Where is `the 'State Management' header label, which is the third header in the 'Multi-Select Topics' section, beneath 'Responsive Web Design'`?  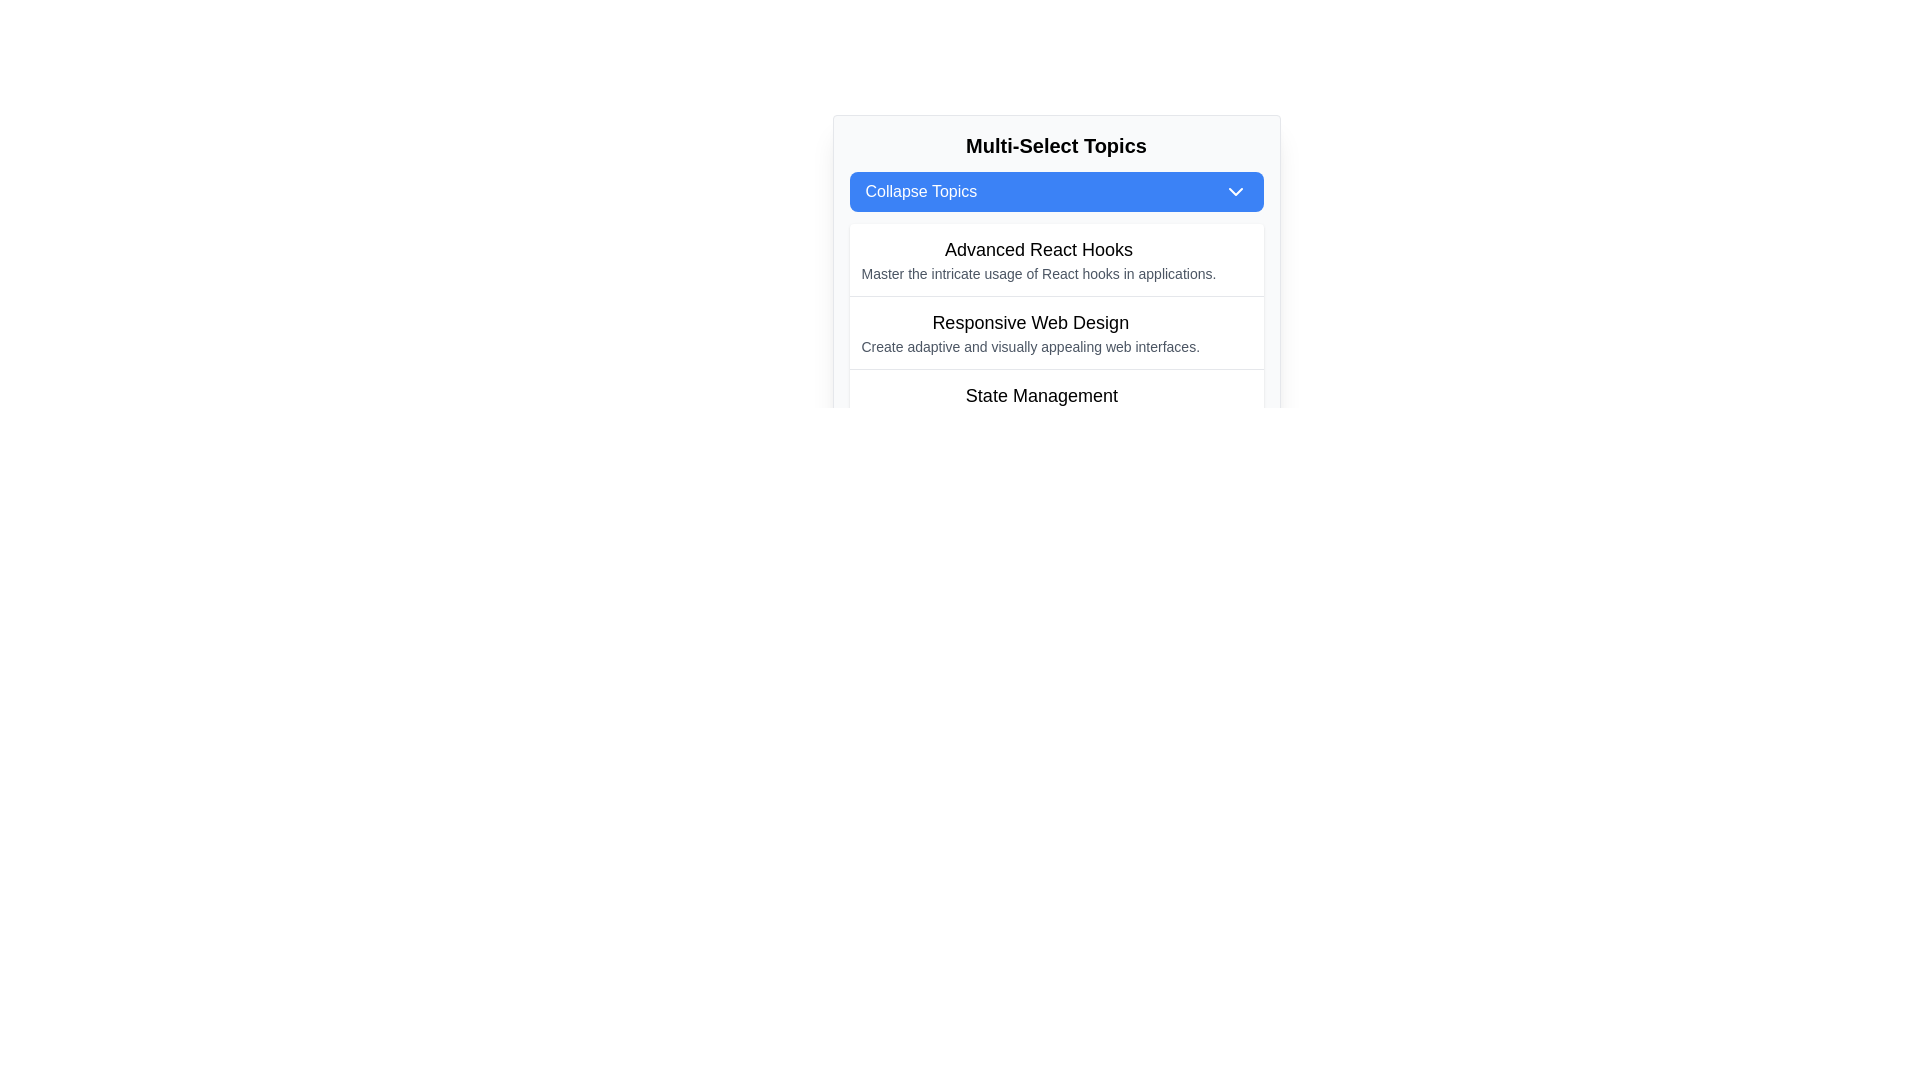 the 'State Management' header label, which is the third header in the 'Multi-Select Topics' section, beneath 'Responsive Web Design' is located at coordinates (1040, 396).